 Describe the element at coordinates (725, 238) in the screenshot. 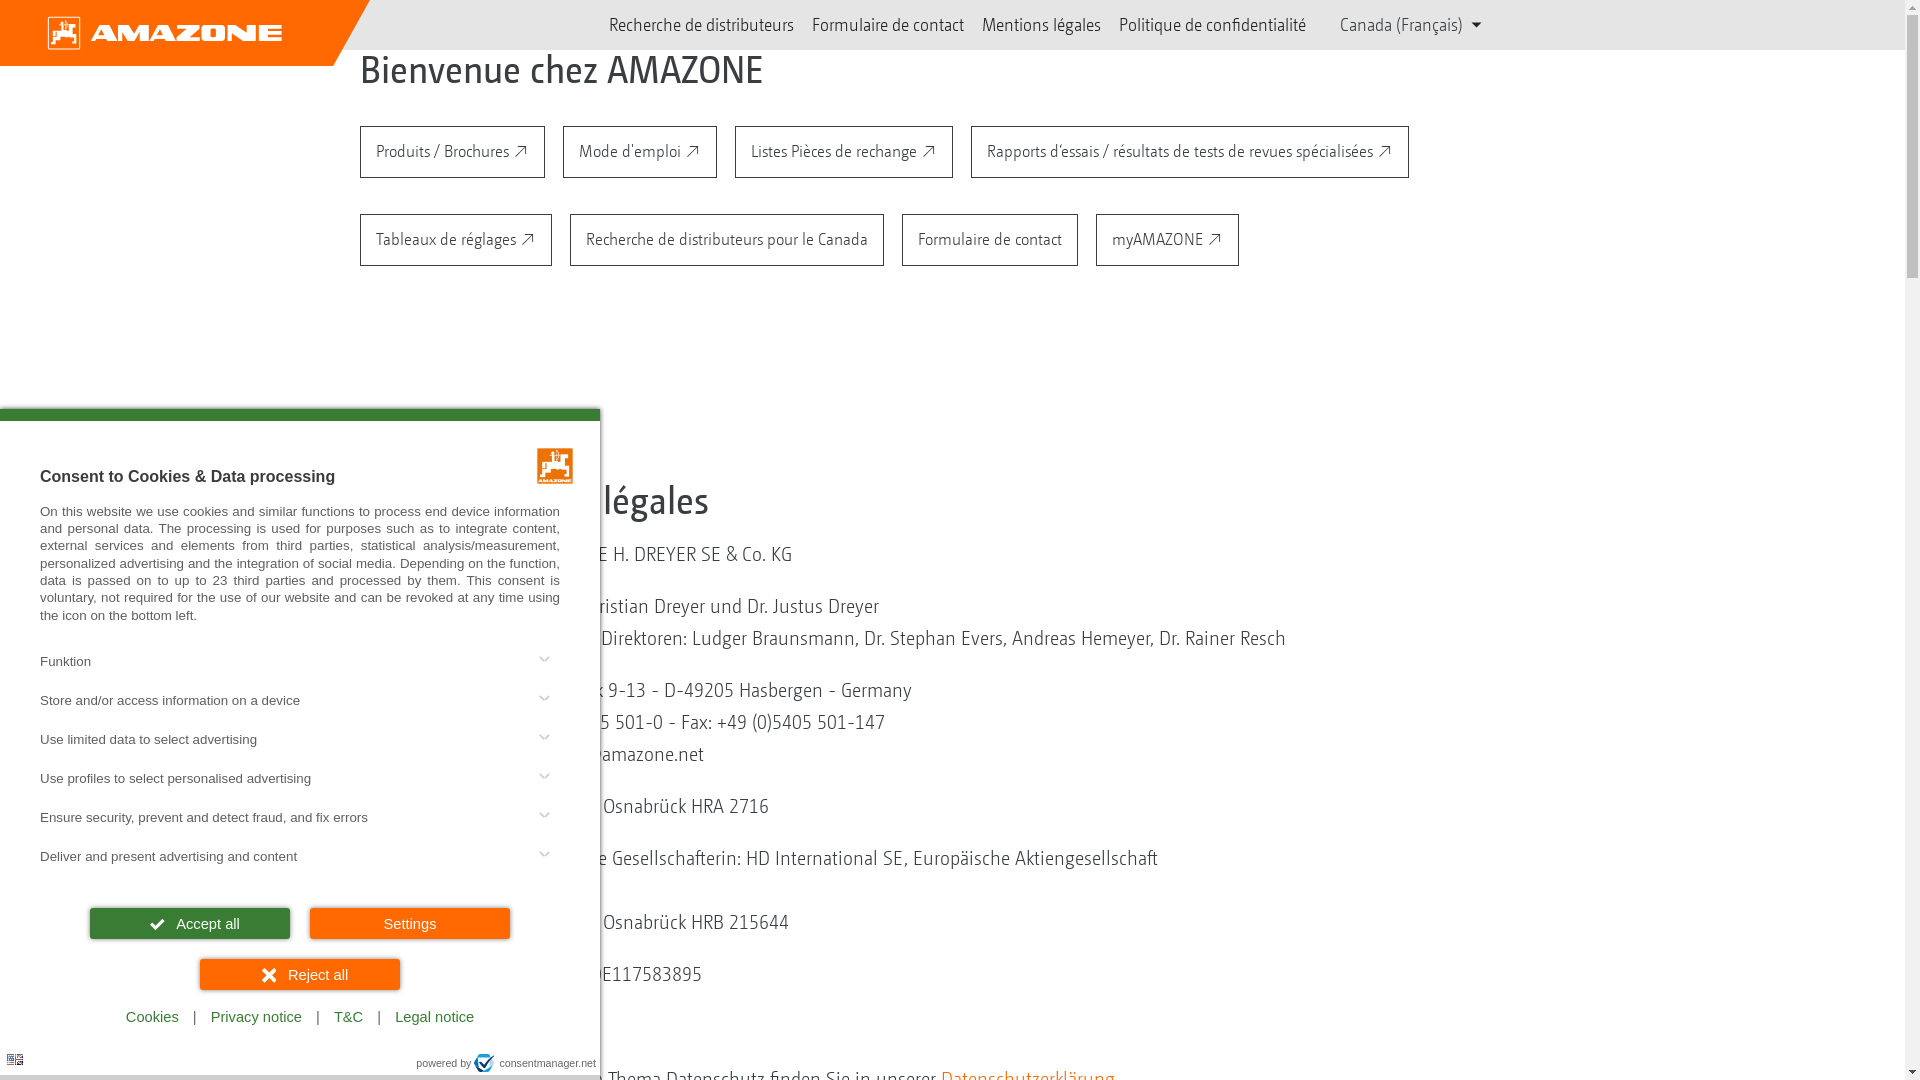

I see `'Recherche de distributeurs pour le Canada'` at that location.